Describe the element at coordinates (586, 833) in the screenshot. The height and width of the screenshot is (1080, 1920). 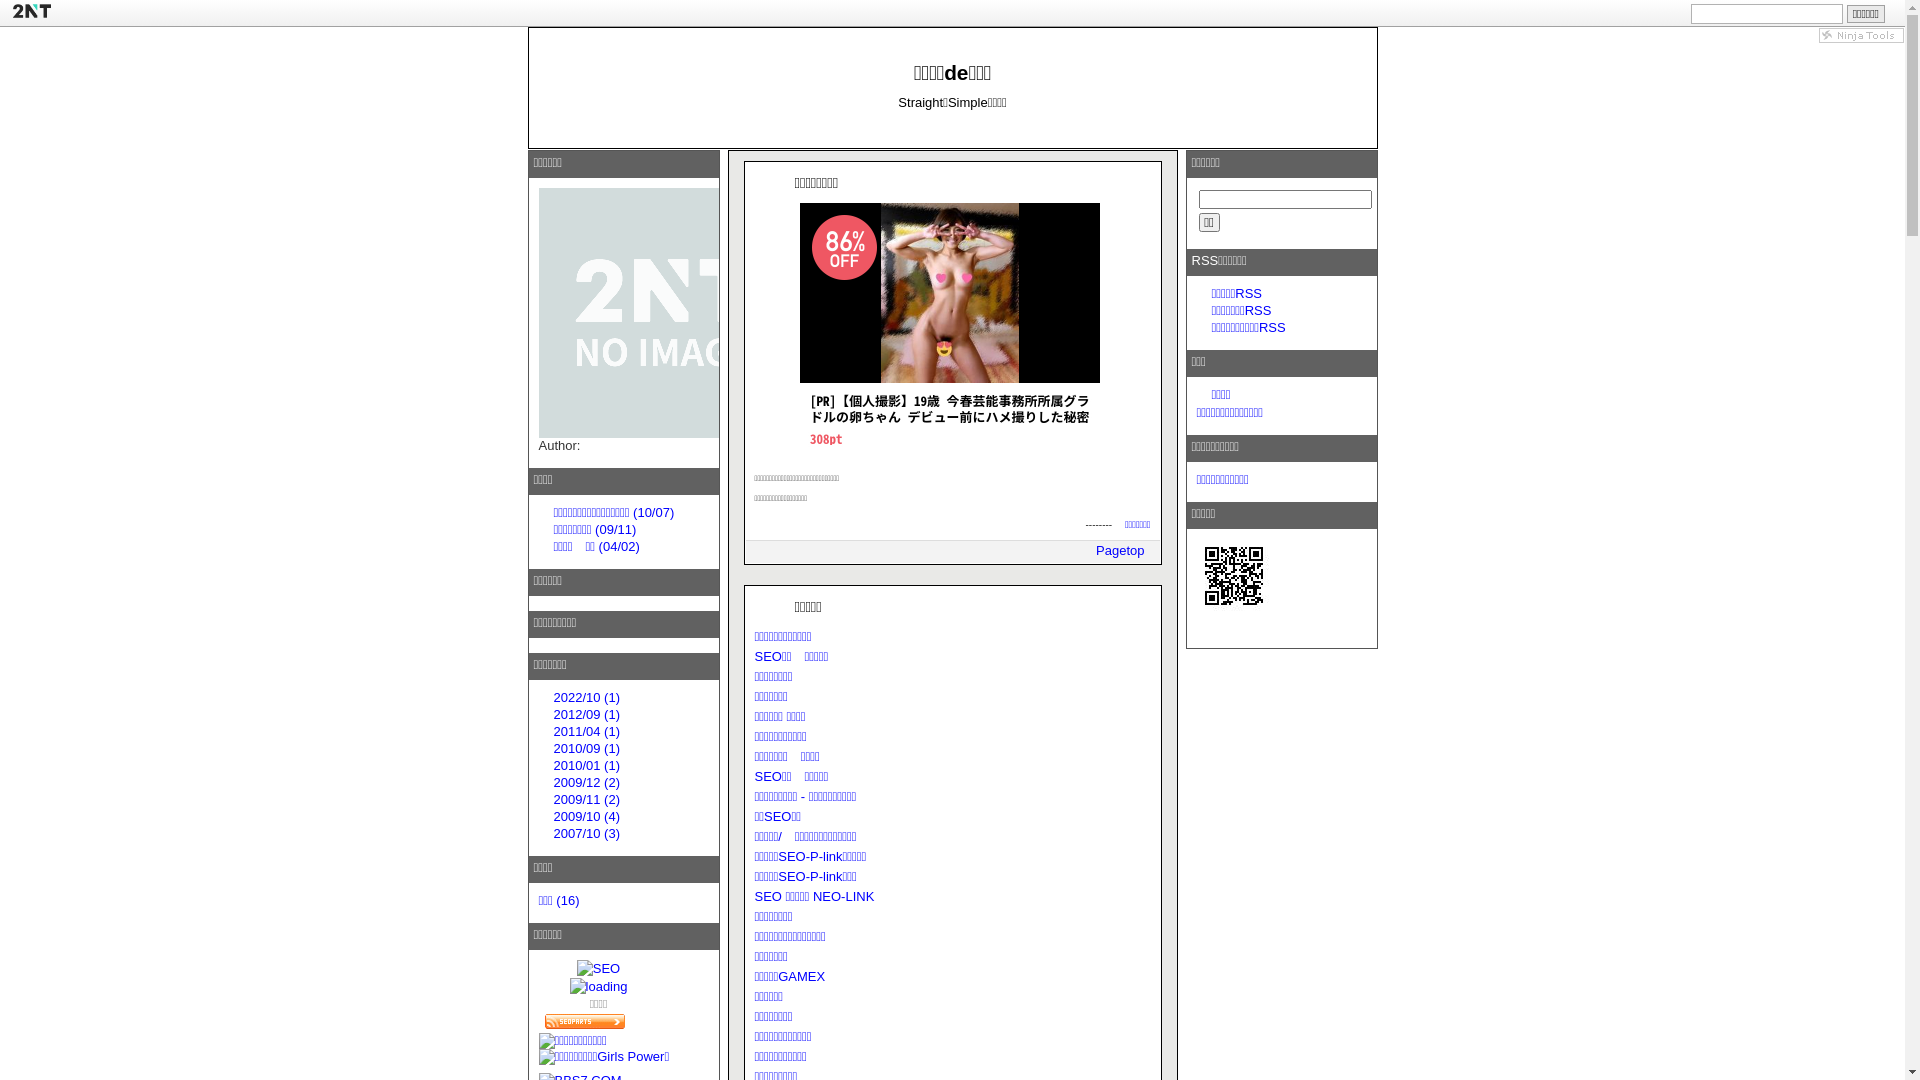
I see `'2007/10 (3)'` at that location.